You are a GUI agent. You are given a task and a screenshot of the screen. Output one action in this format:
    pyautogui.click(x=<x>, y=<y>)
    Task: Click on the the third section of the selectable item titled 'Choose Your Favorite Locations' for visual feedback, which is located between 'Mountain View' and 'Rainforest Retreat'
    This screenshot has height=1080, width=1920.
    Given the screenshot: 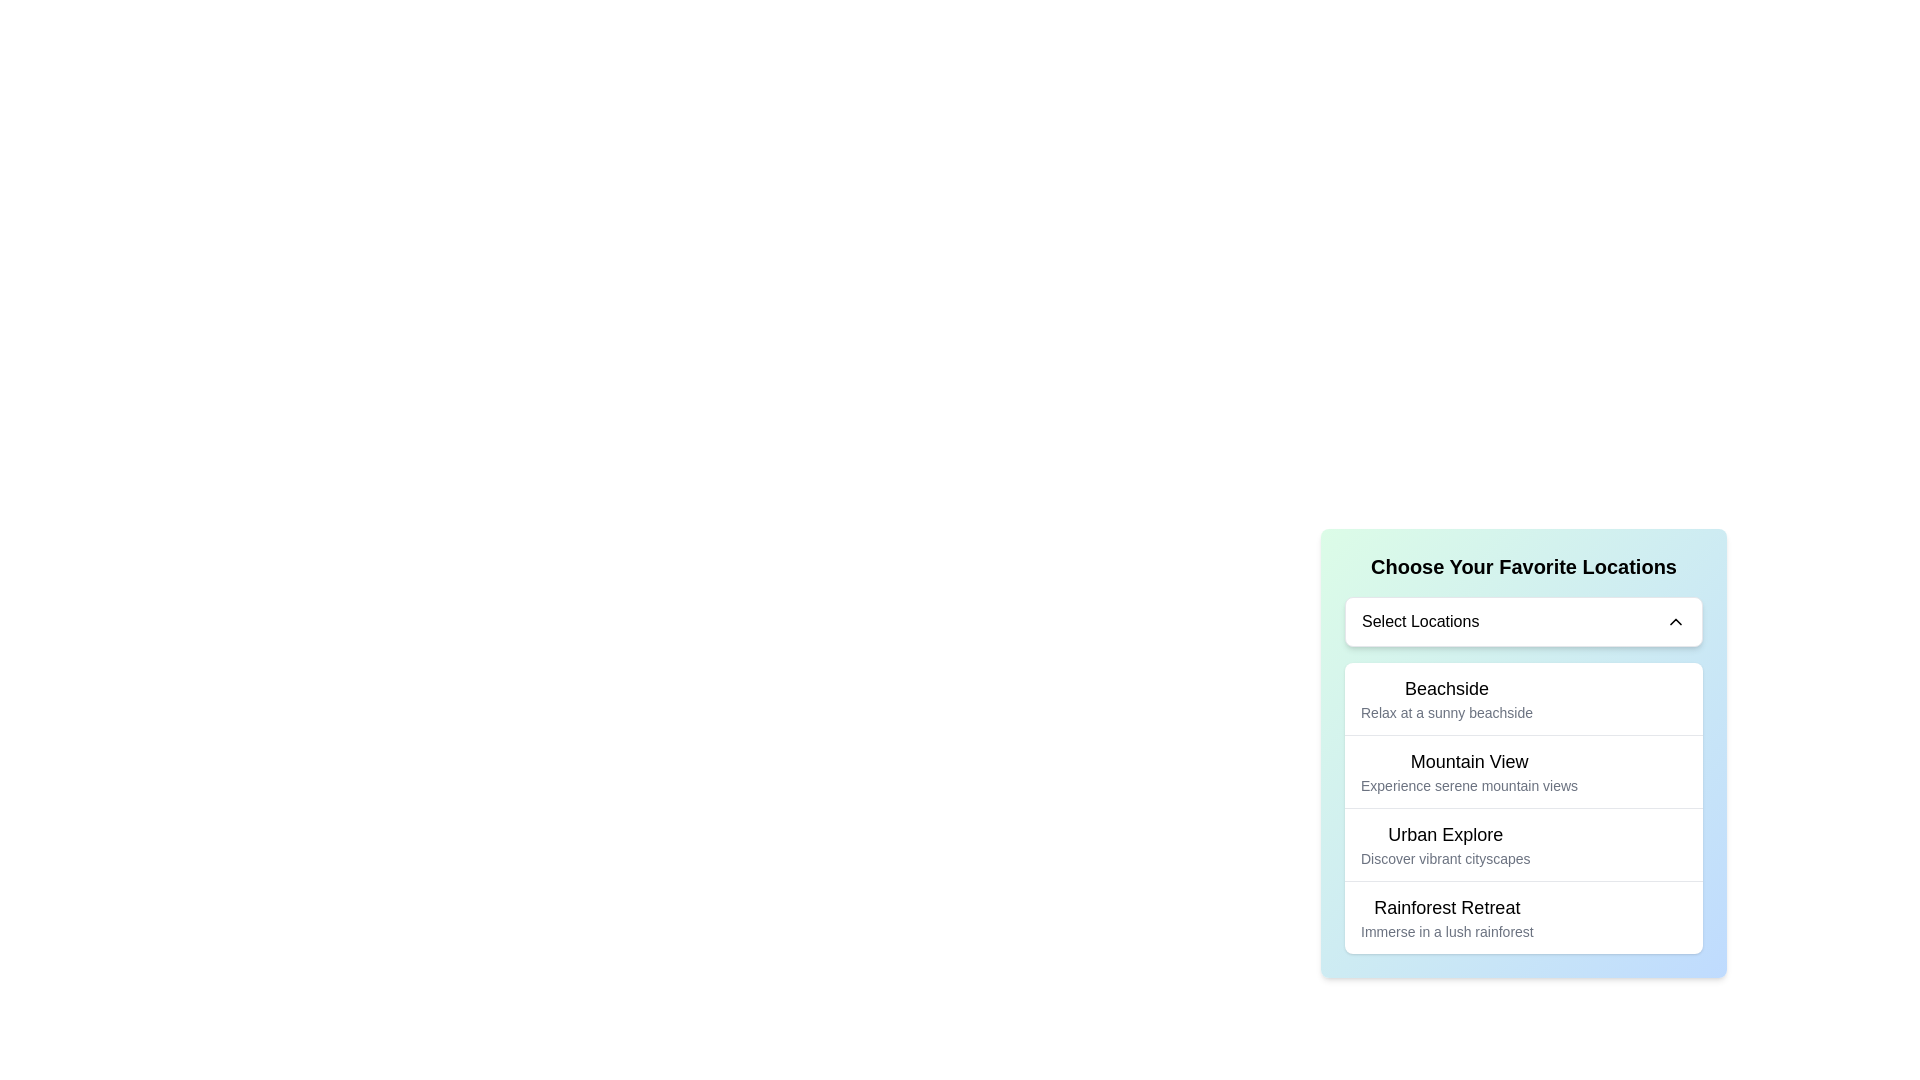 What is the action you would take?
    pyautogui.click(x=1522, y=806)
    